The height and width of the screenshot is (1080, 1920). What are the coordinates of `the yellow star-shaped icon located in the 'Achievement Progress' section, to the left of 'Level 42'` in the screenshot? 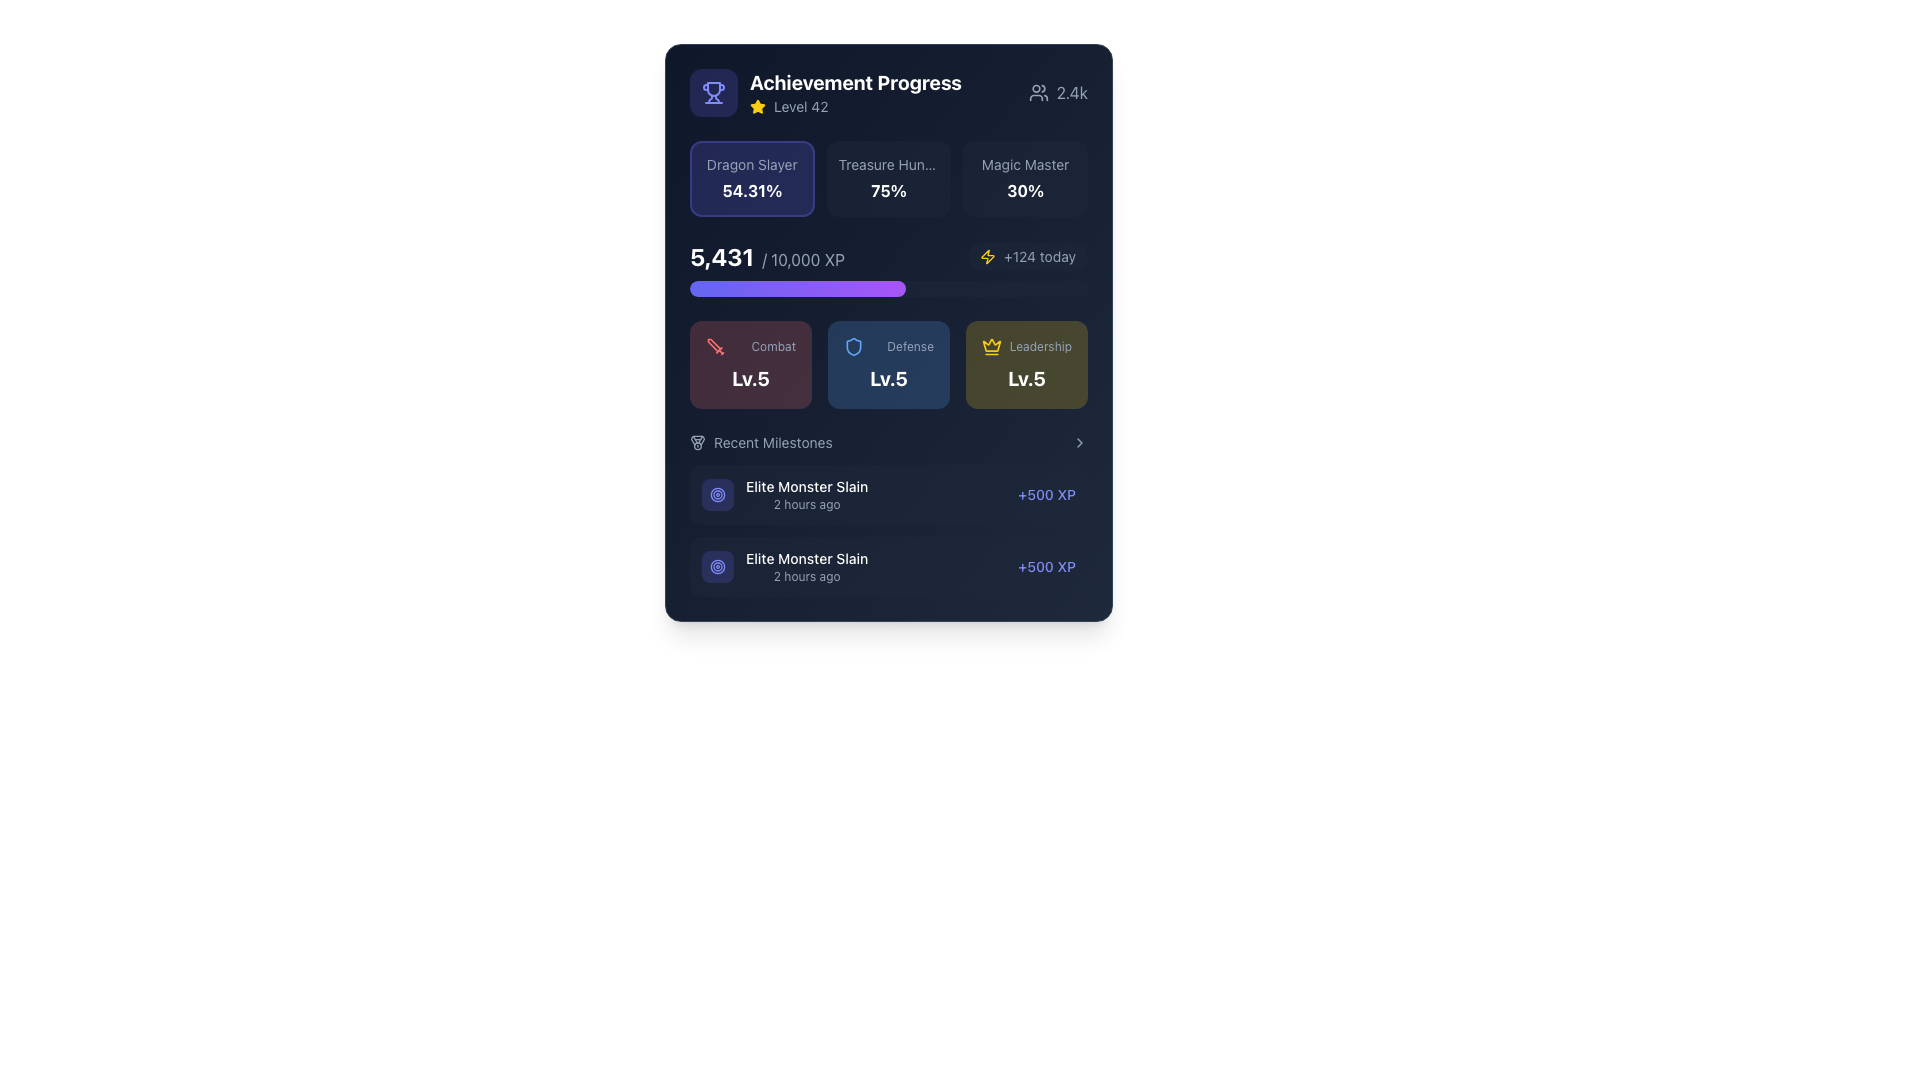 It's located at (757, 107).